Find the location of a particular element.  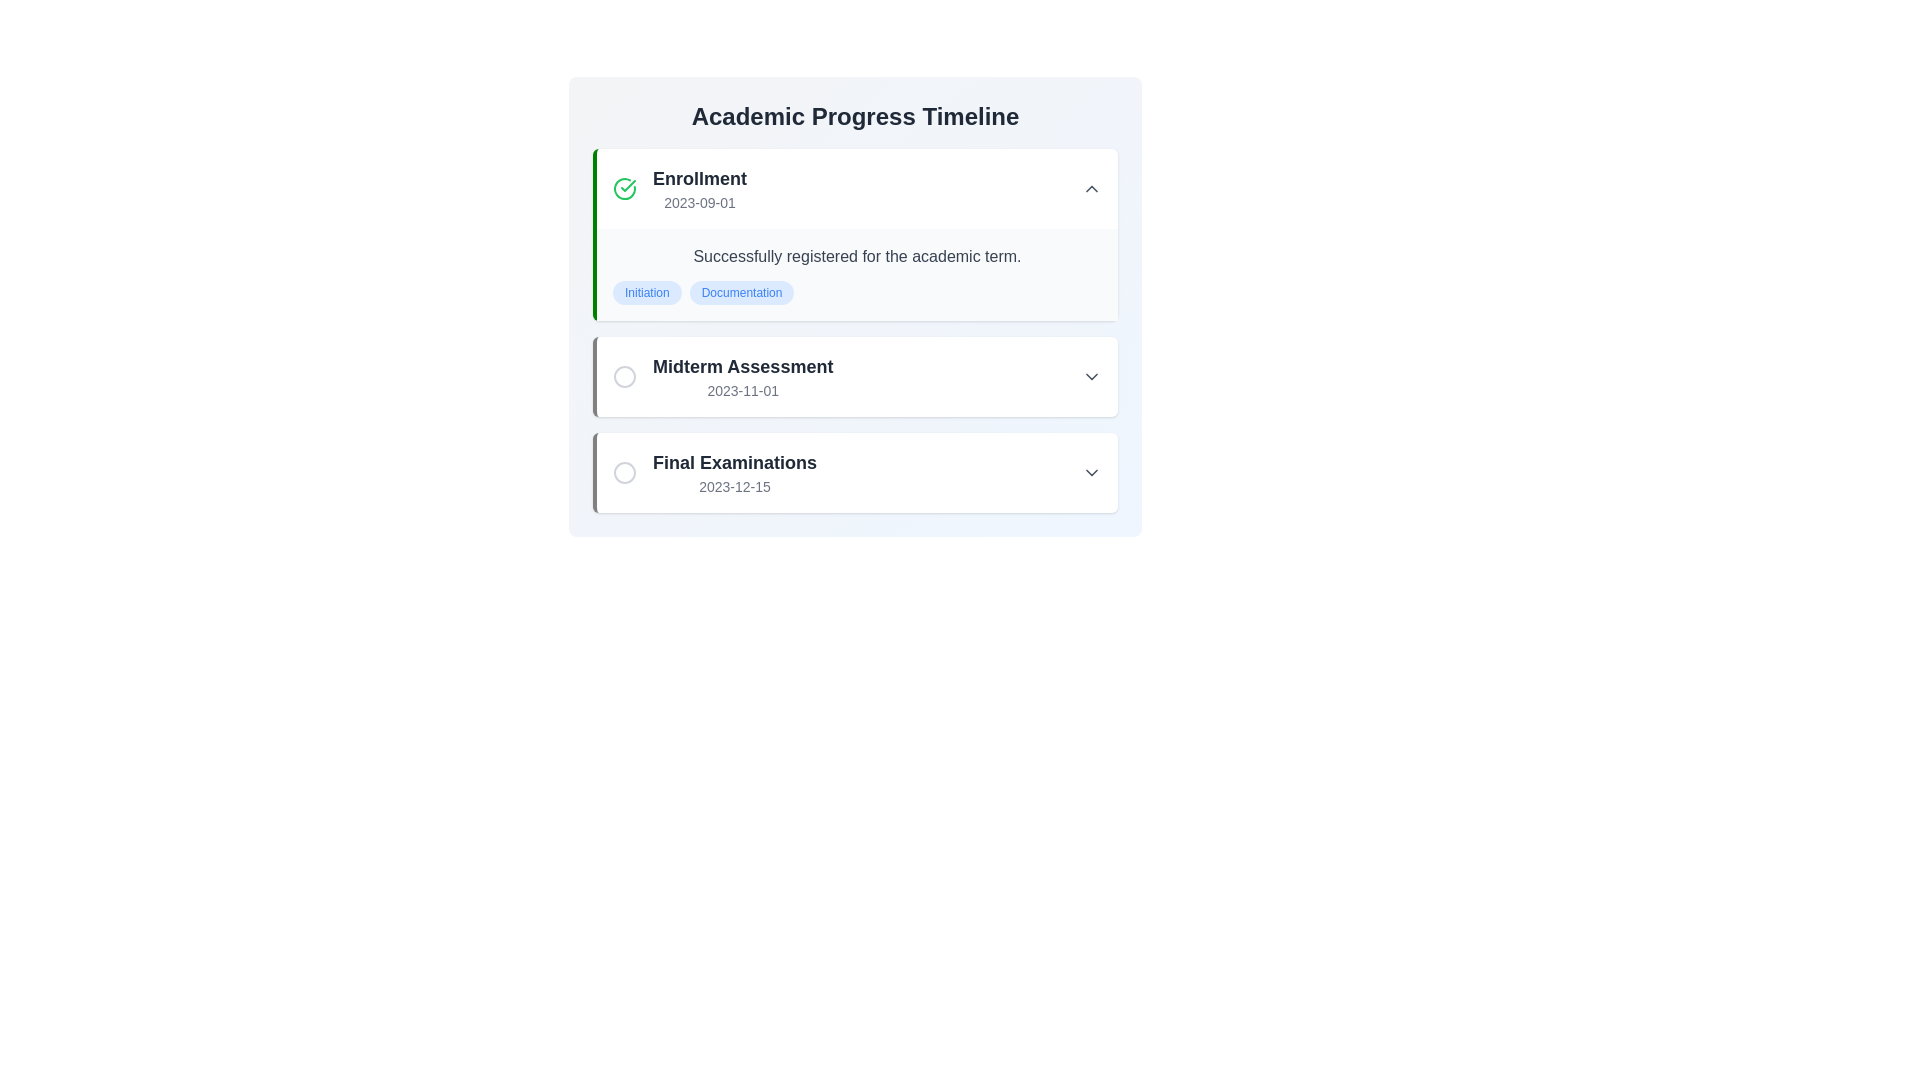

the circular gray outlined SVG icon located before the text 'Midterm Assessment 2023-11-01' in the timeline, if it is interactive is located at coordinates (623, 377).